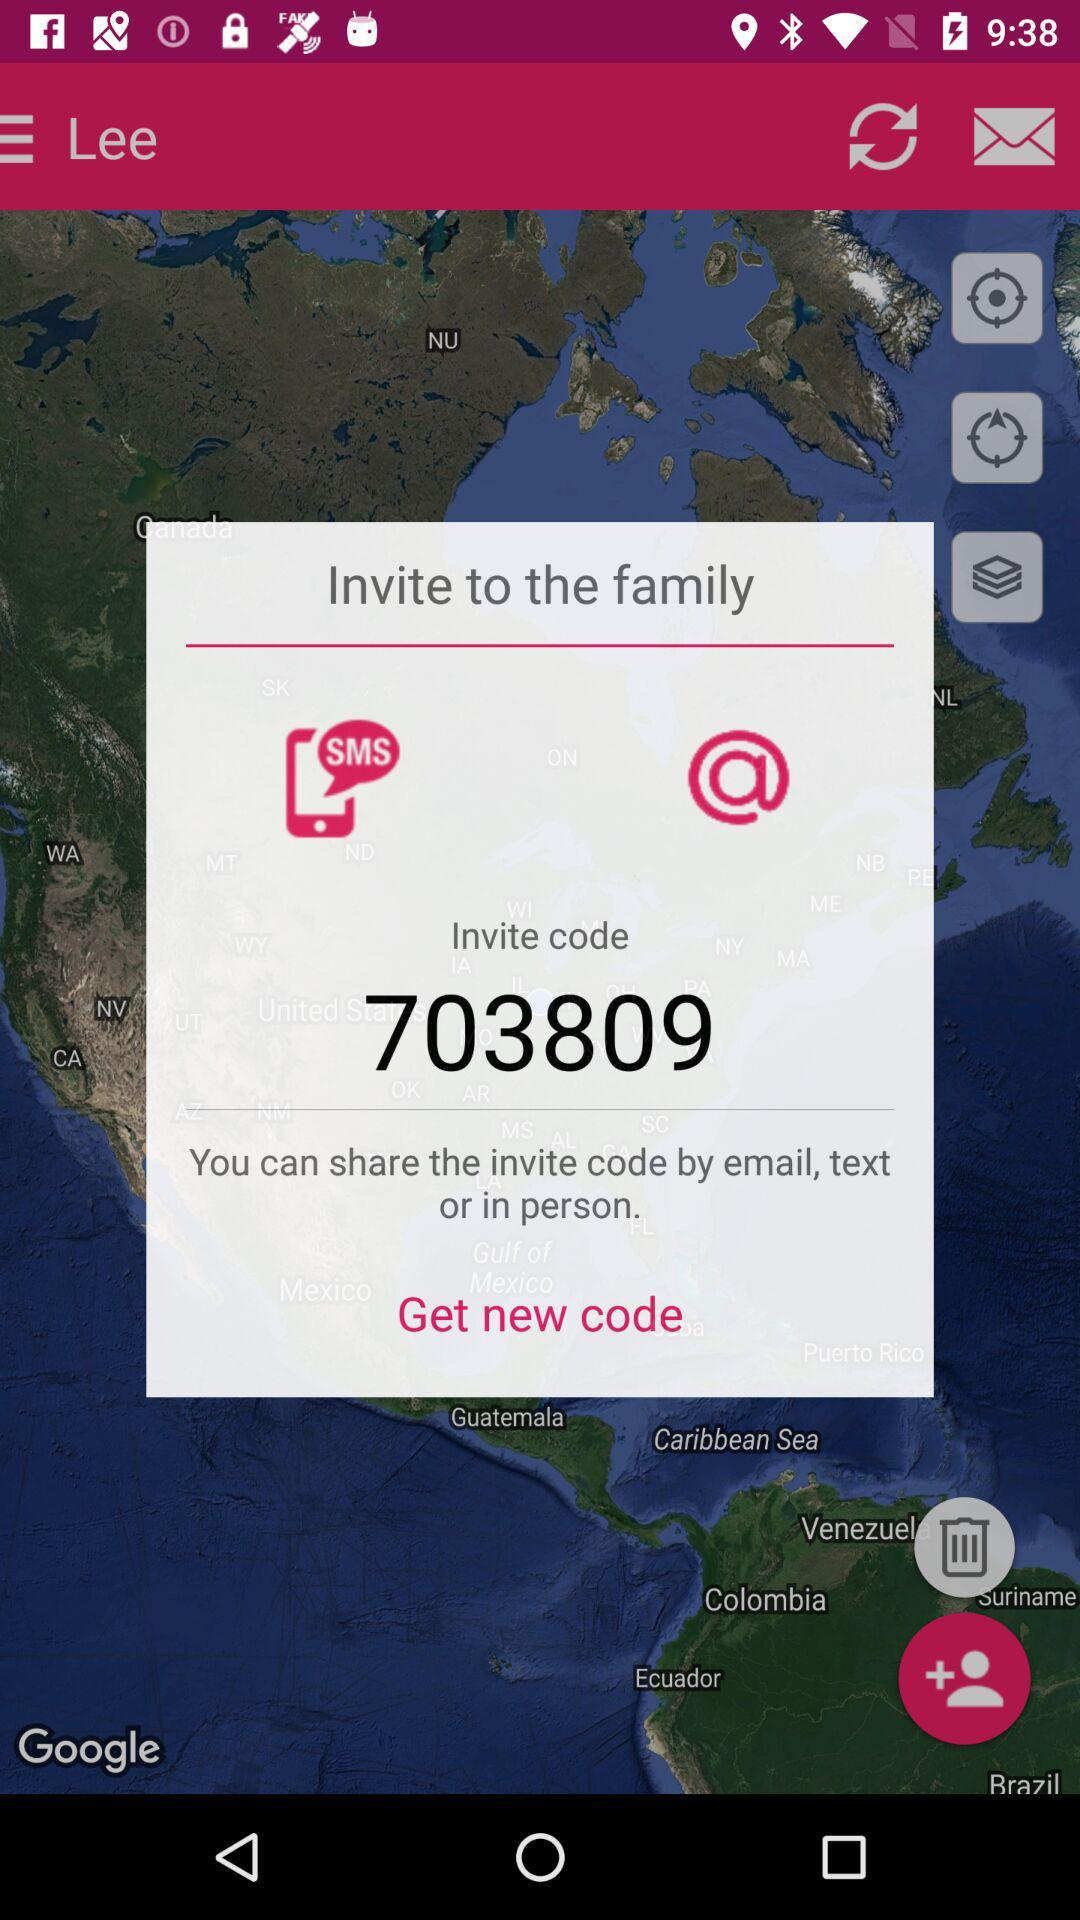 The width and height of the screenshot is (1080, 1920). Describe the element at coordinates (882, 135) in the screenshot. I see `the refresh icon` at that location.